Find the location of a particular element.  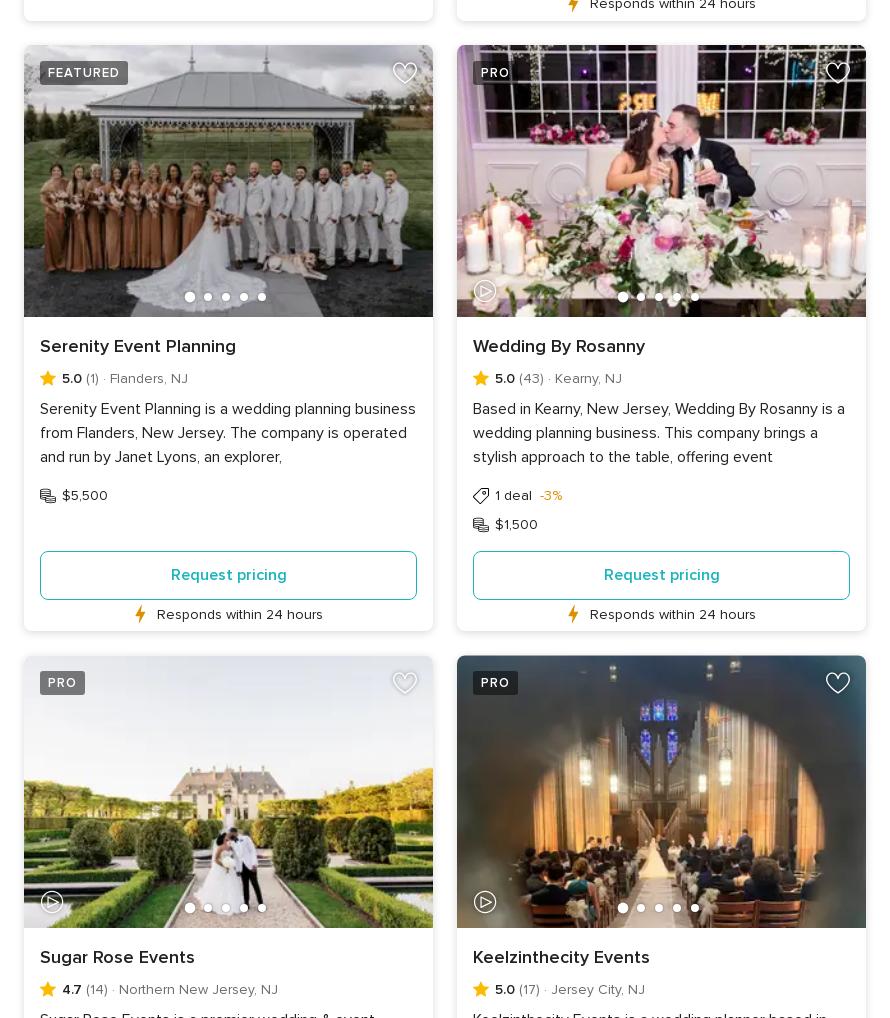

'Jersey City, NJ' is located at coordinates (597, 989).